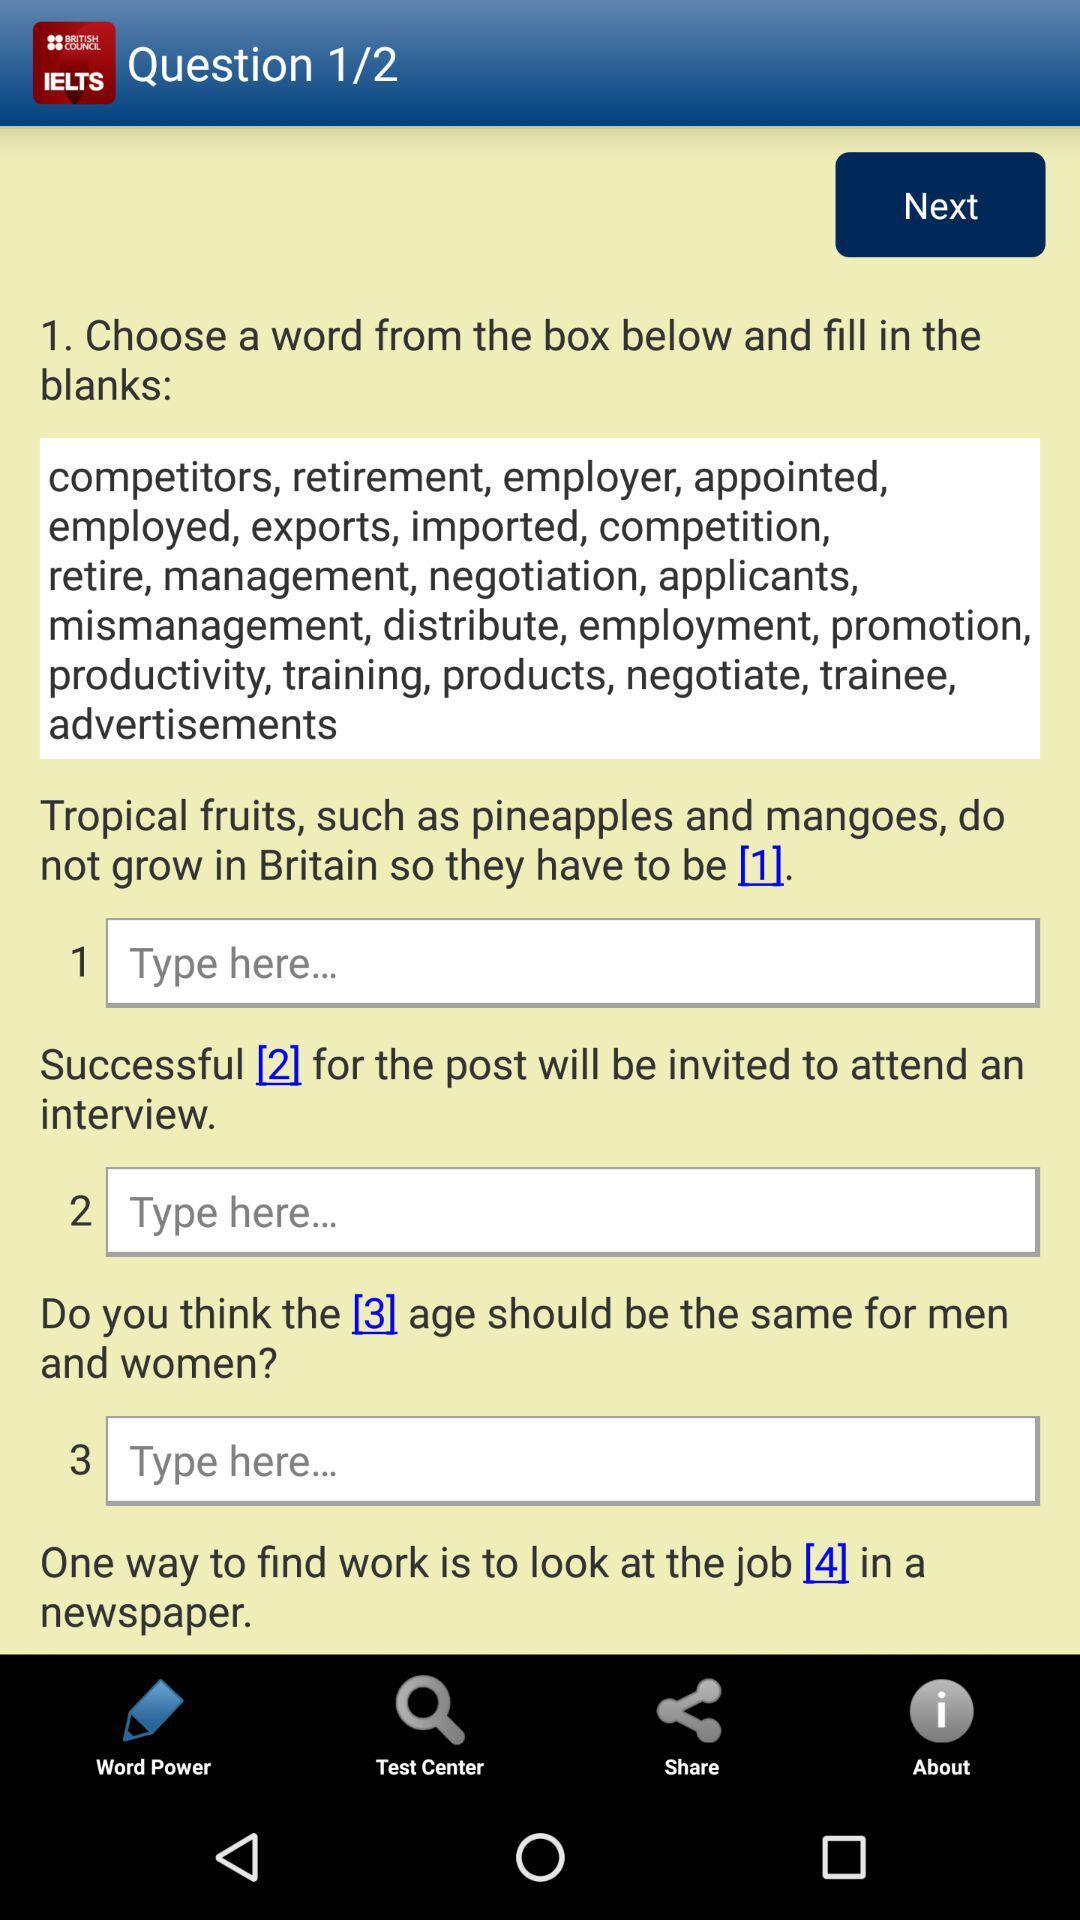 The height and width of the screenshot is (1920, 1080). Describe the element at coordinates (571, 1209) in the screenshot. I see `type answer for question 2` at that location.